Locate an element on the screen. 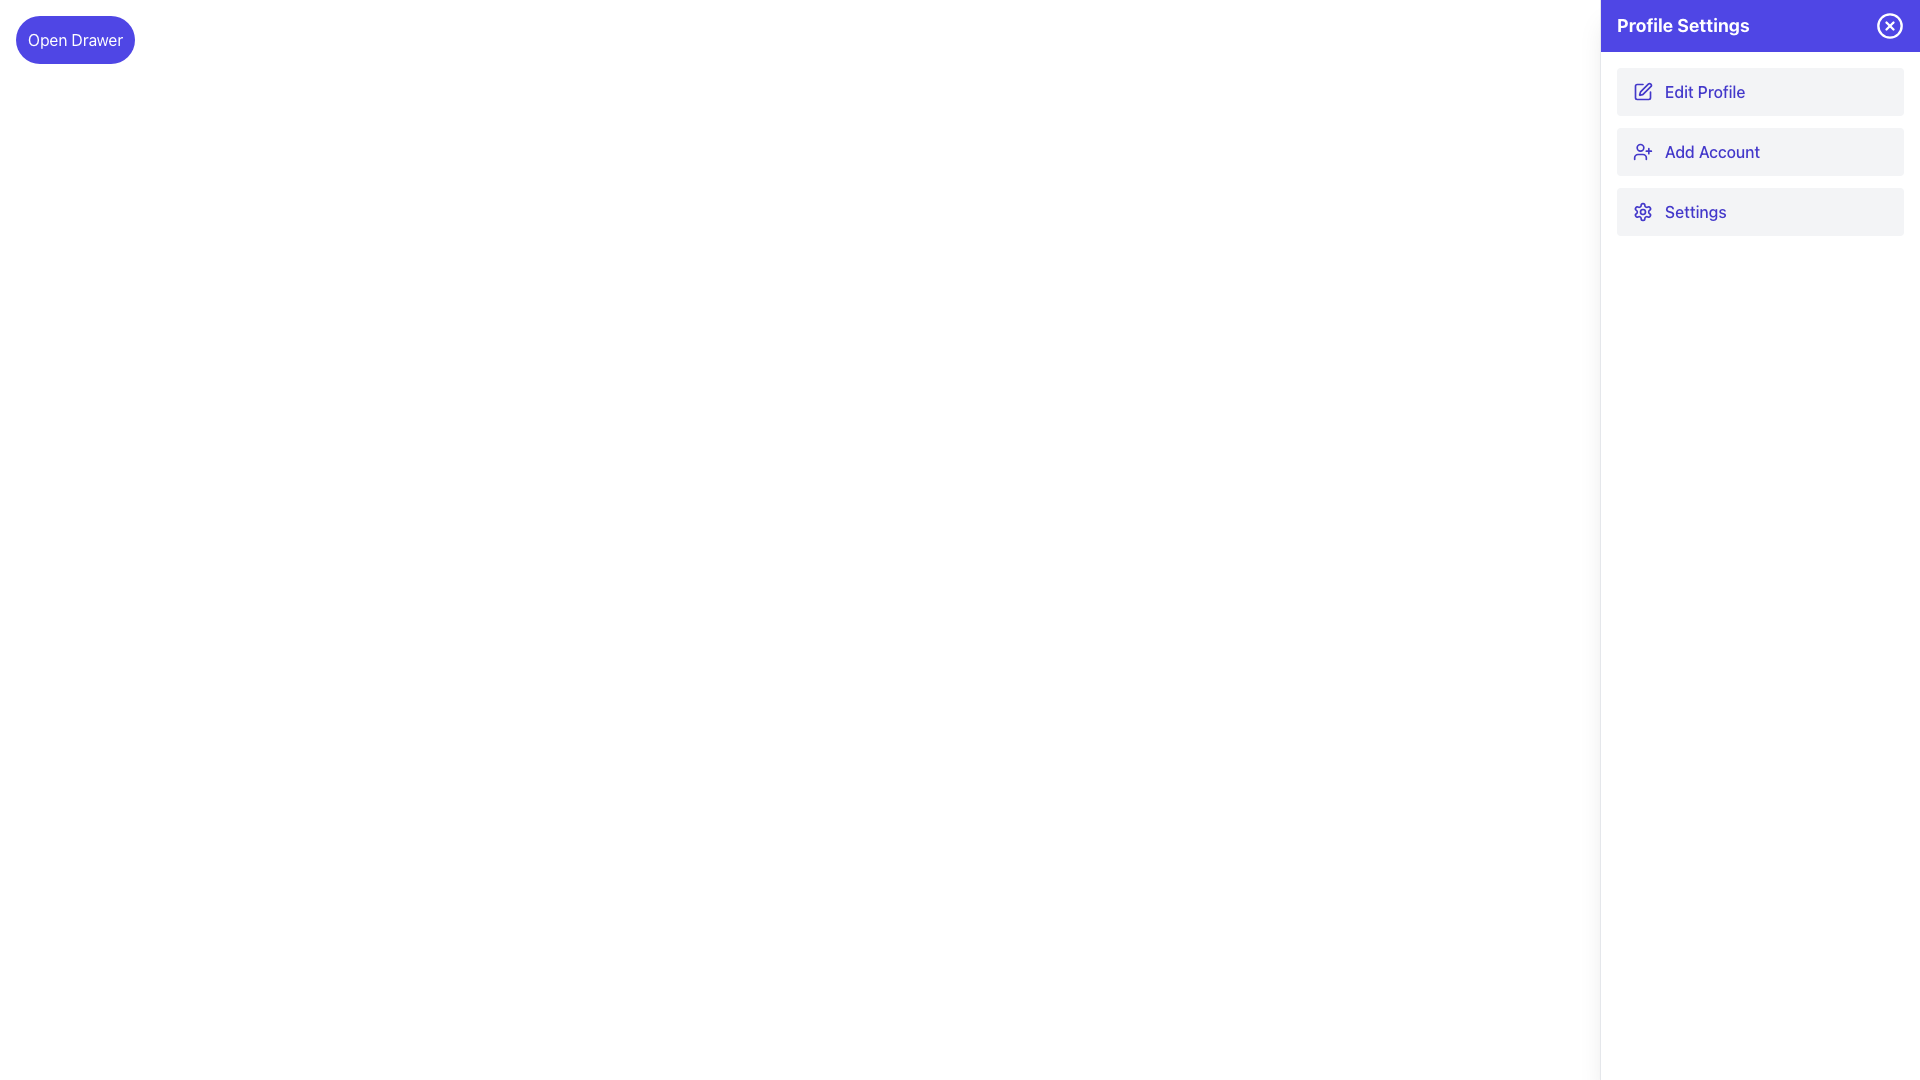  the decorative pen and square icon with a purple outline next to the 'Edit Profile' label in the Profile Settings section is located at coordinates (1642, 92).